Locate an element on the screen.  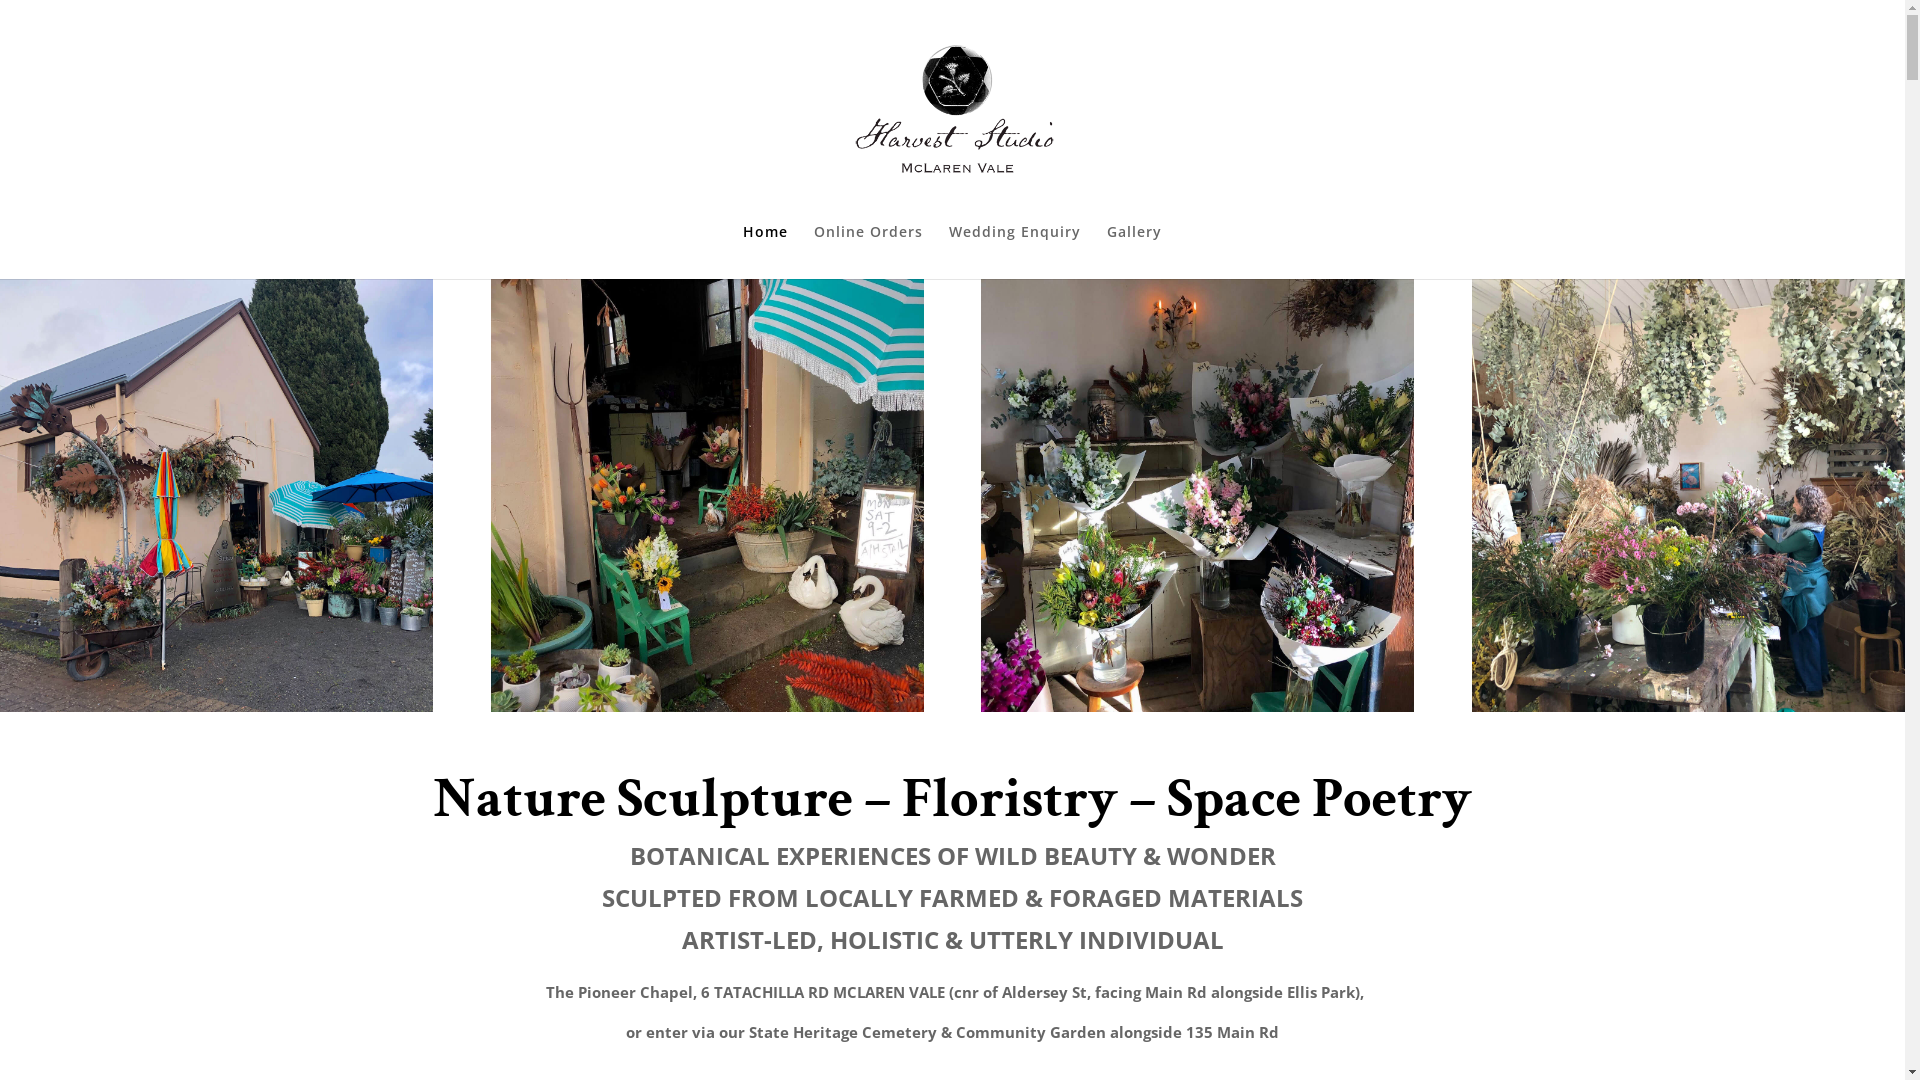
'hope-interior' is located at coordinates (1687, 495).